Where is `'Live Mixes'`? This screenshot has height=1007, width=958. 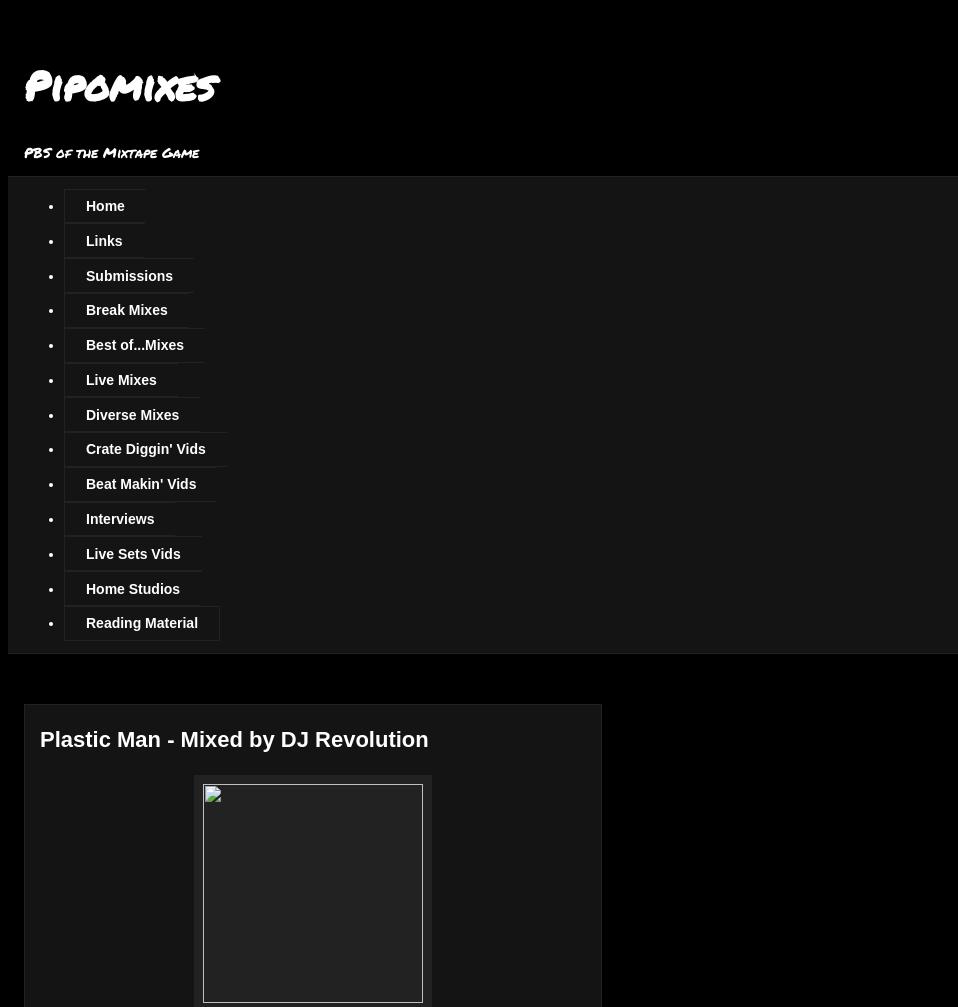
'Live Mixes' is located at coordinates (120, 379).